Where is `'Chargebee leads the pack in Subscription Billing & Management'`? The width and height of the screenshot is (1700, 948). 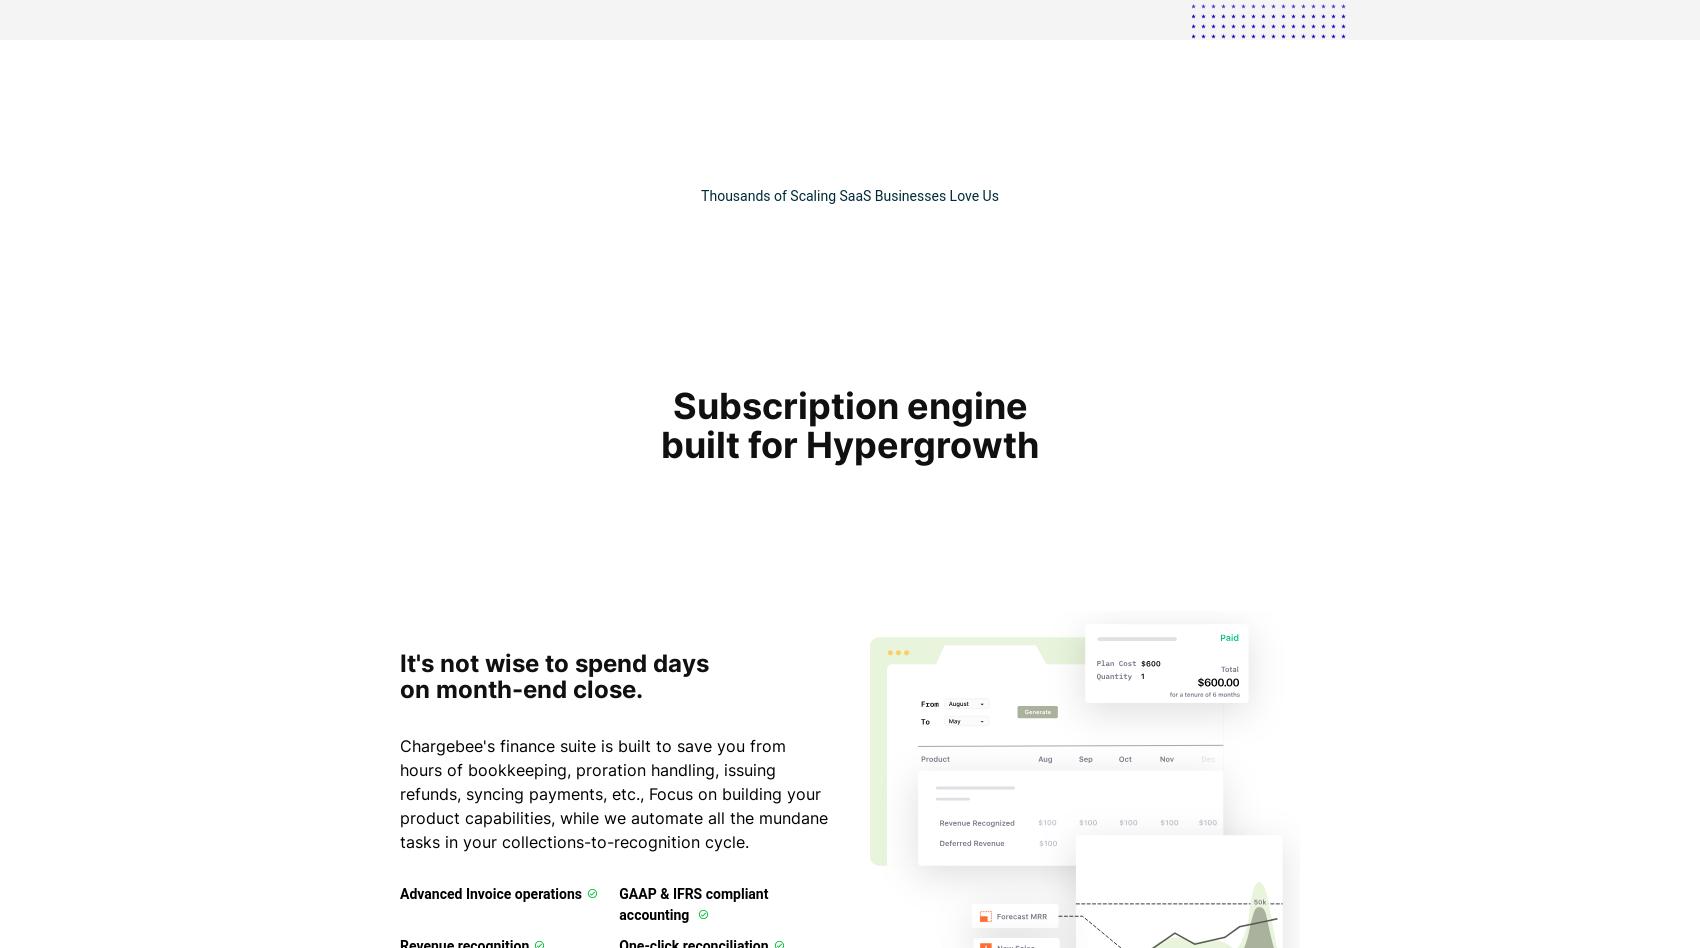
'Chargebee leads the pack in Subscription Billing & Management' is located at coordinates (848, 572).